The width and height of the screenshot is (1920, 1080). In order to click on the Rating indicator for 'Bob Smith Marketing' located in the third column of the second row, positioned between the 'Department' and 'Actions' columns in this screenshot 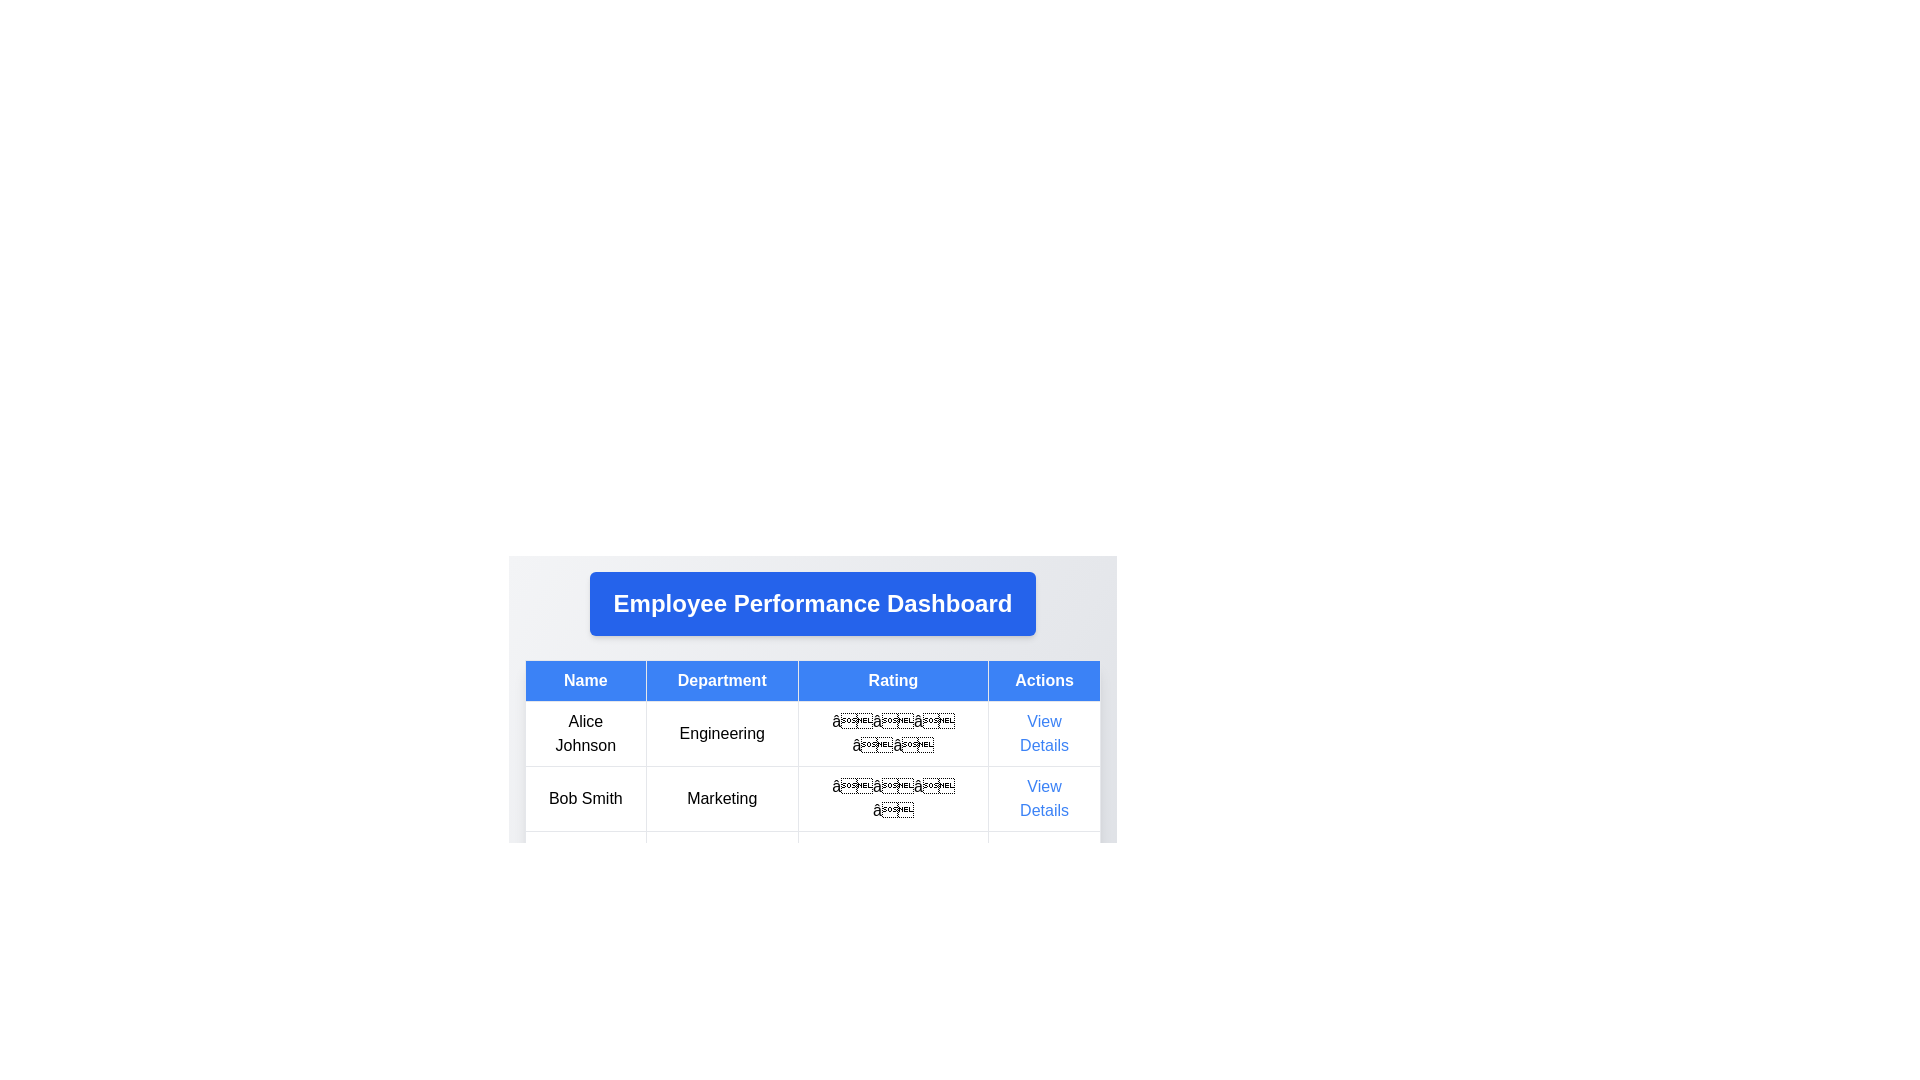, I will do `click(892, 797)`.